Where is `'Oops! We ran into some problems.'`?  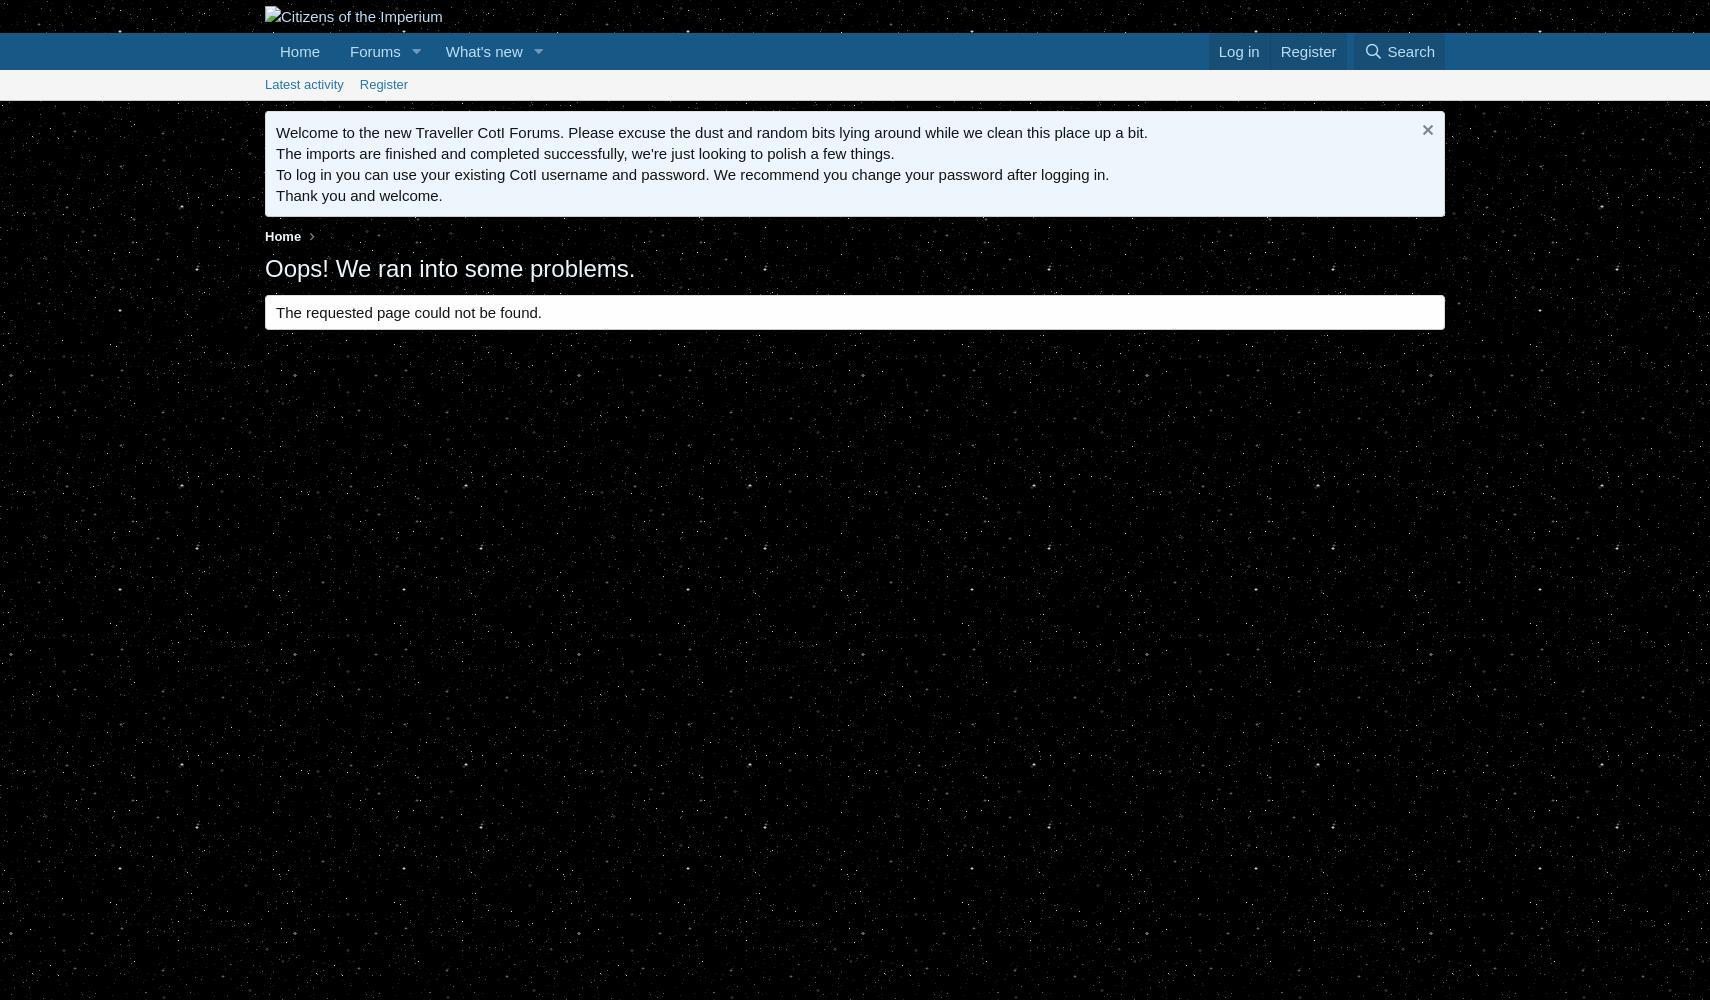 'Oops! We ran into some problems.' is located at coordinates (450, 267).